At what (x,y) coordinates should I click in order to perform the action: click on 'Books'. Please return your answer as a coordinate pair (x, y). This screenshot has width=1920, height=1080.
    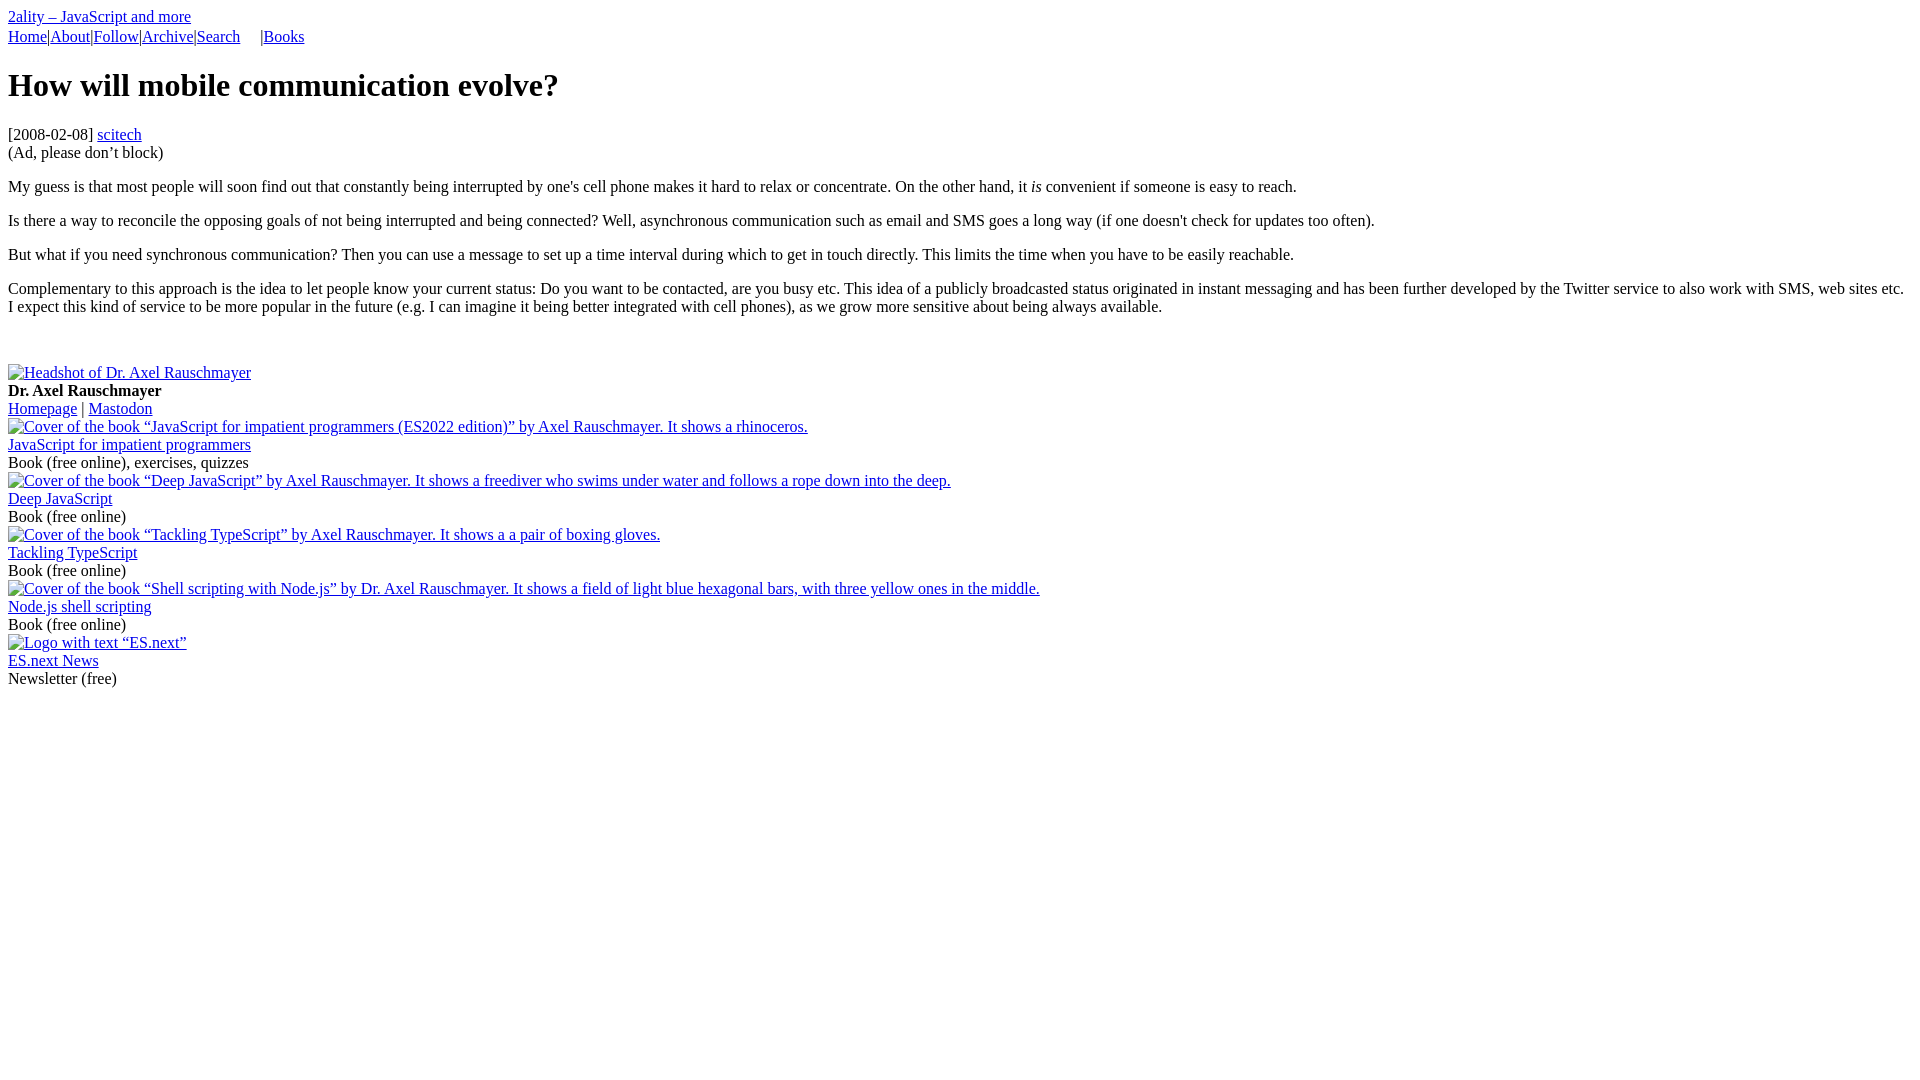
    Looking at the image, I should click on (283, 36).